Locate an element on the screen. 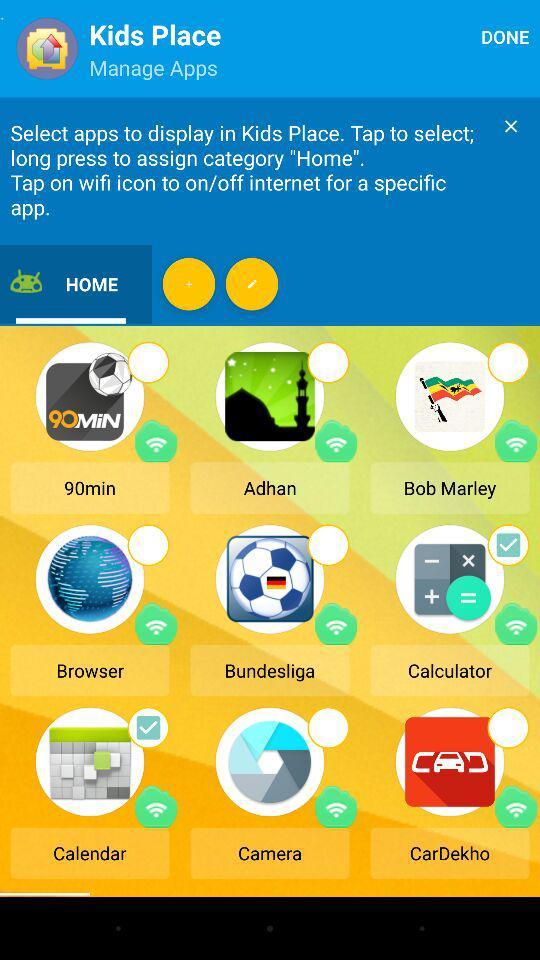 This screenshot has width=540, height=960. wifi icon is located at coordinates (155, 806).